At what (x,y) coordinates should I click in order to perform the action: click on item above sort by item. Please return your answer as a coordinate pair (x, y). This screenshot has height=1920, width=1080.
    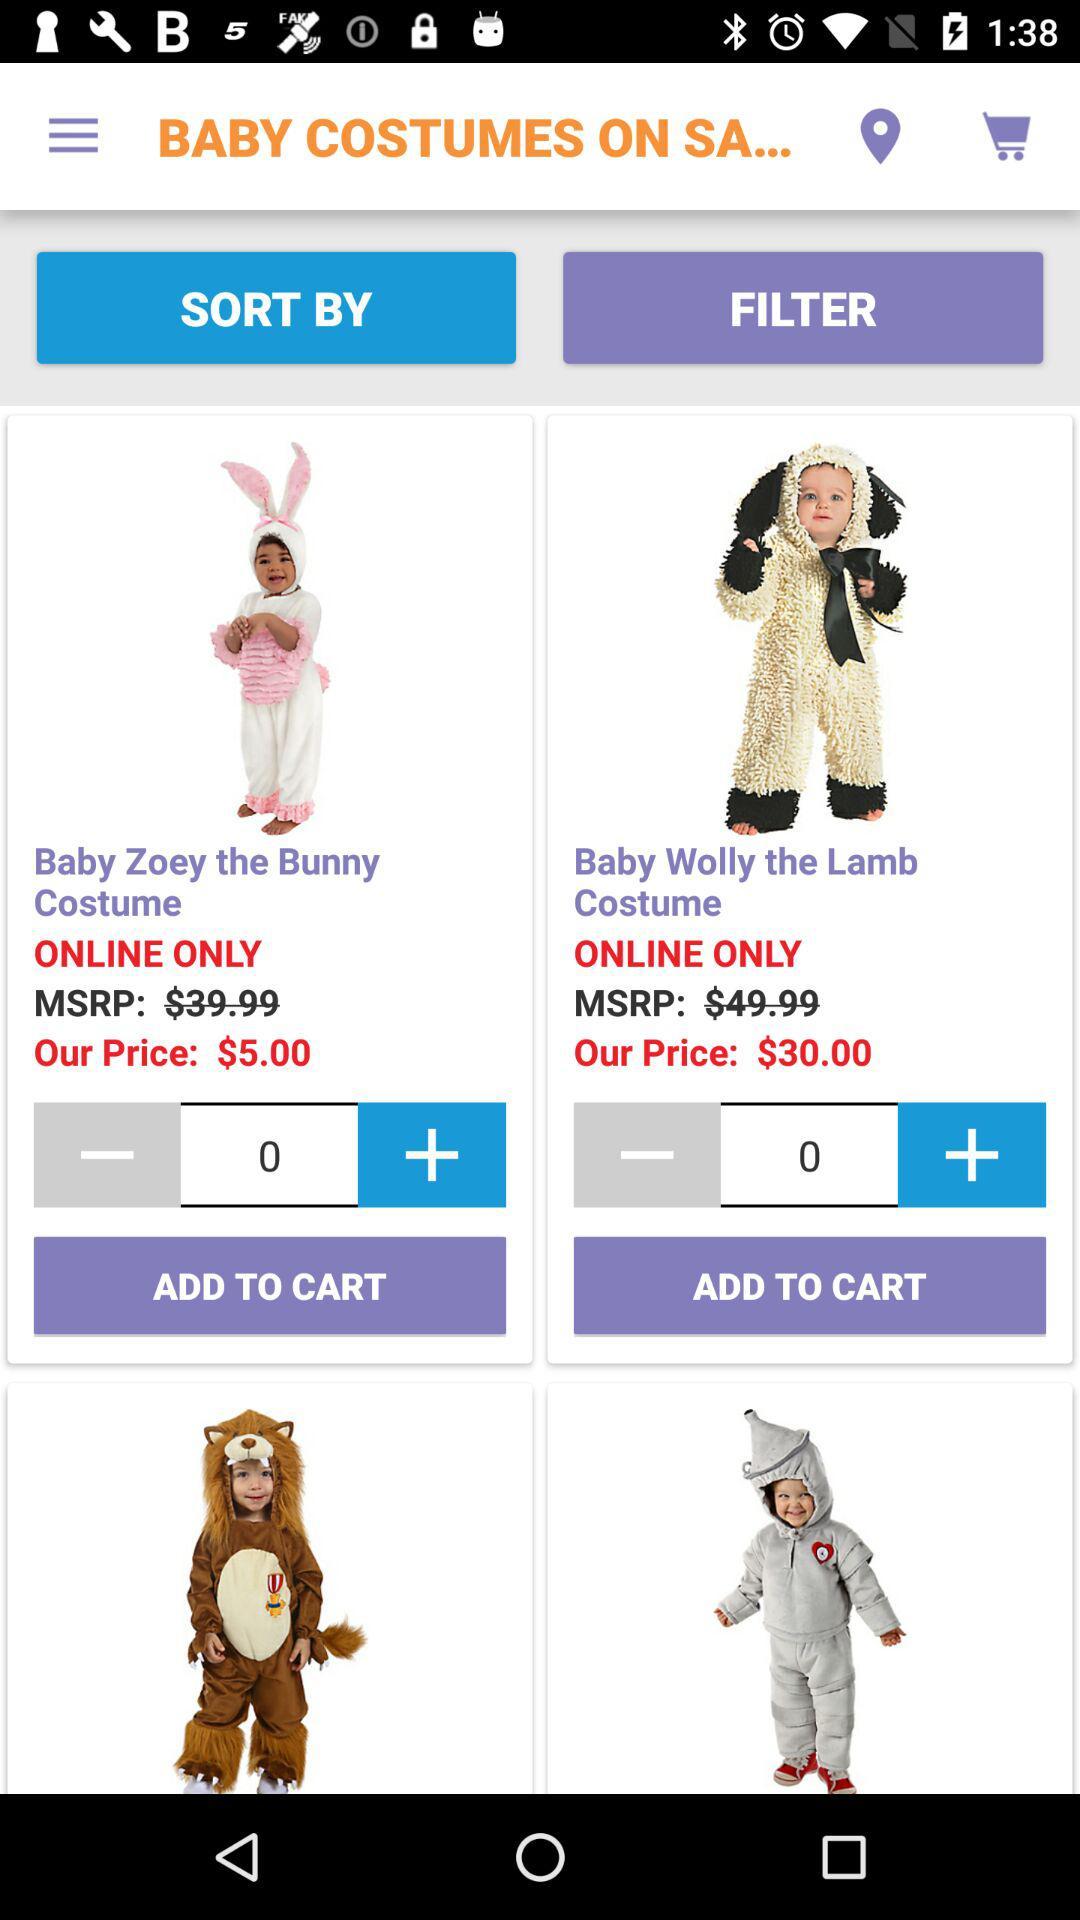
    Looking at the image, I should click on (72, 135).